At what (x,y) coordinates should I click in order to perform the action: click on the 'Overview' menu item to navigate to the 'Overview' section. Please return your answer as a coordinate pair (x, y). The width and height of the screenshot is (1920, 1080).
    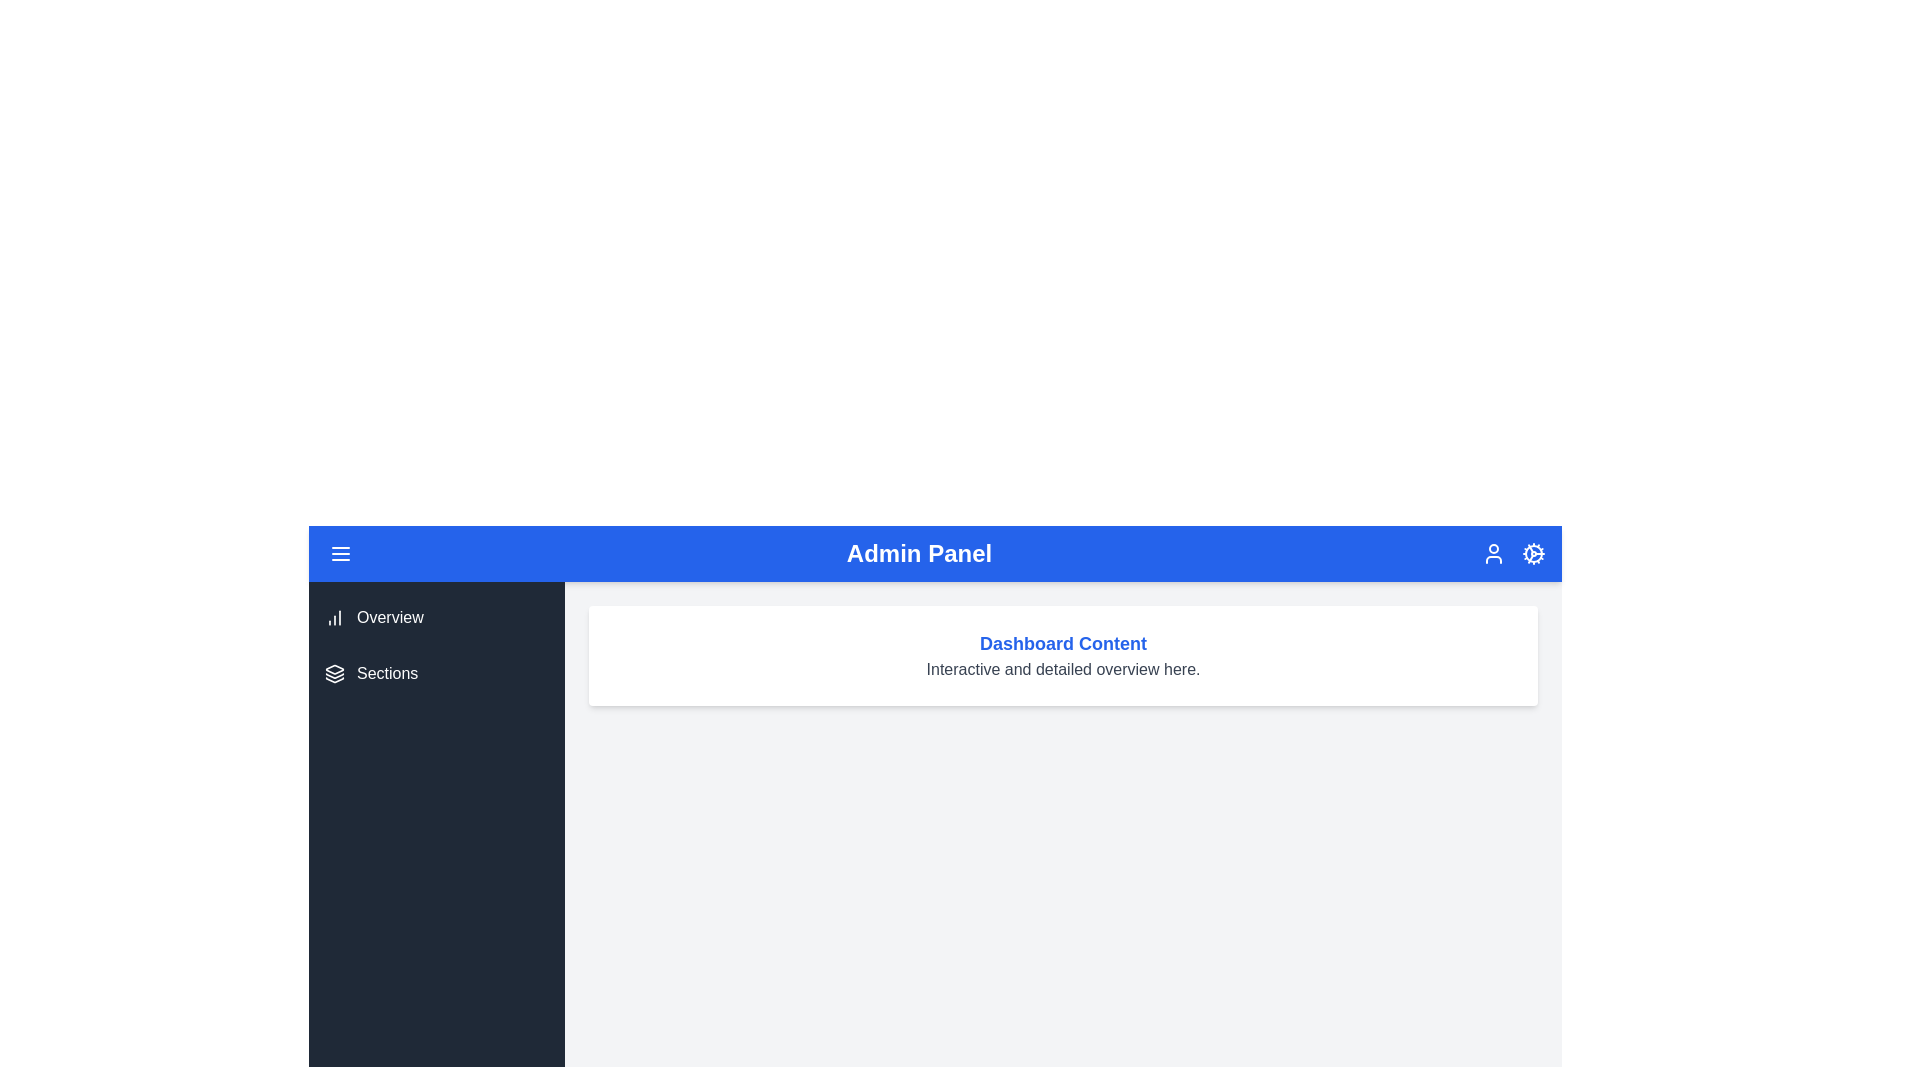
    Looking at the image, I should click on (435, 616).